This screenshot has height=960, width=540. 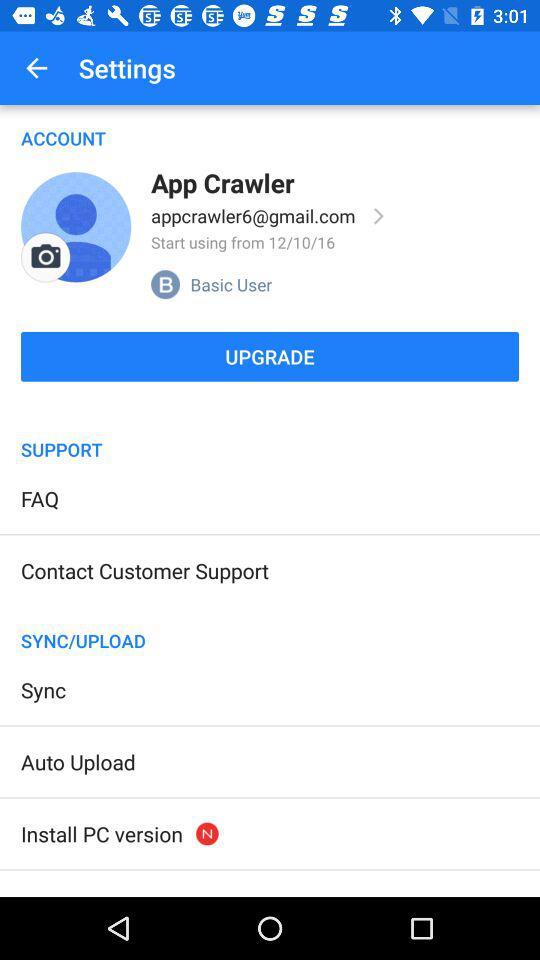 What do you see at coordinates (270, 126) in the screenshot?
I see `the account item` at bounding box center [270, 126].